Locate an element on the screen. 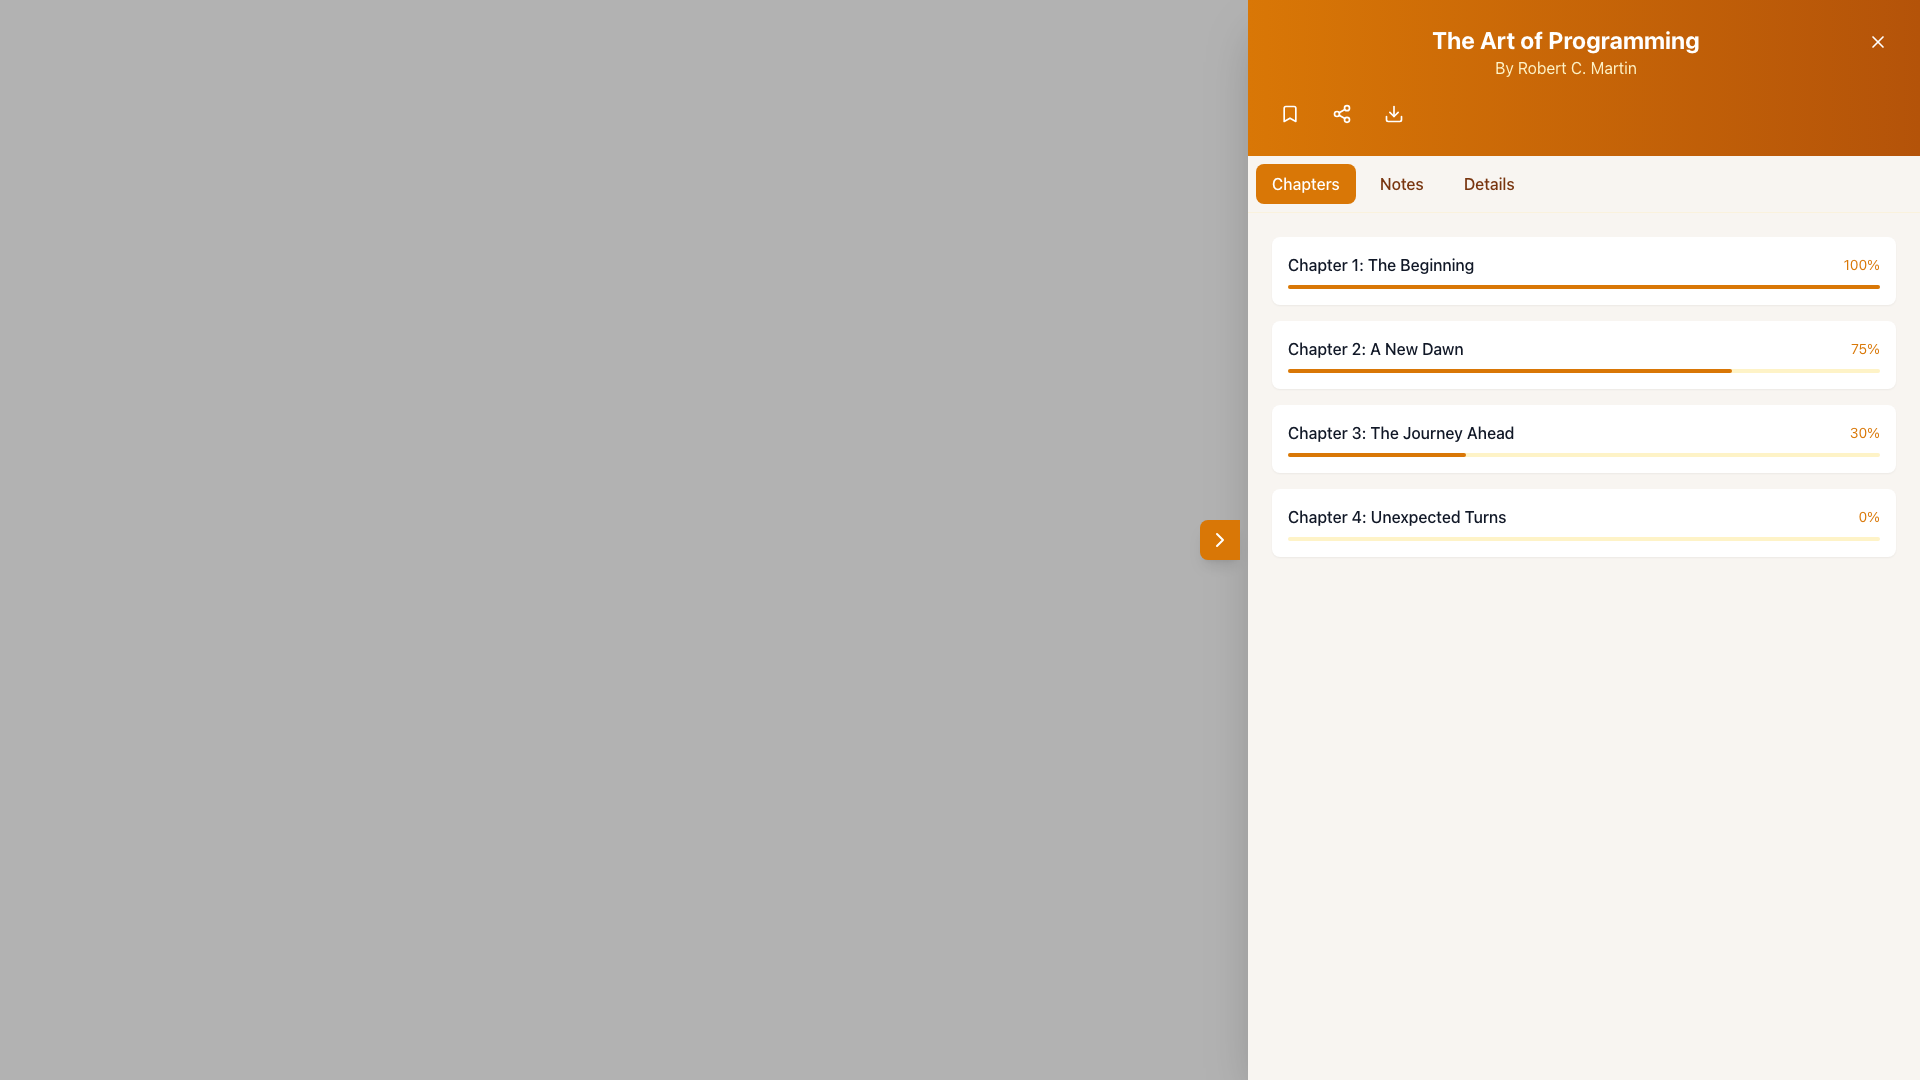 The image size is (1920, 1080). the share icon button located to the right of the header section labeled 'The Art of Programming' is located at coordinates (1342, 114).